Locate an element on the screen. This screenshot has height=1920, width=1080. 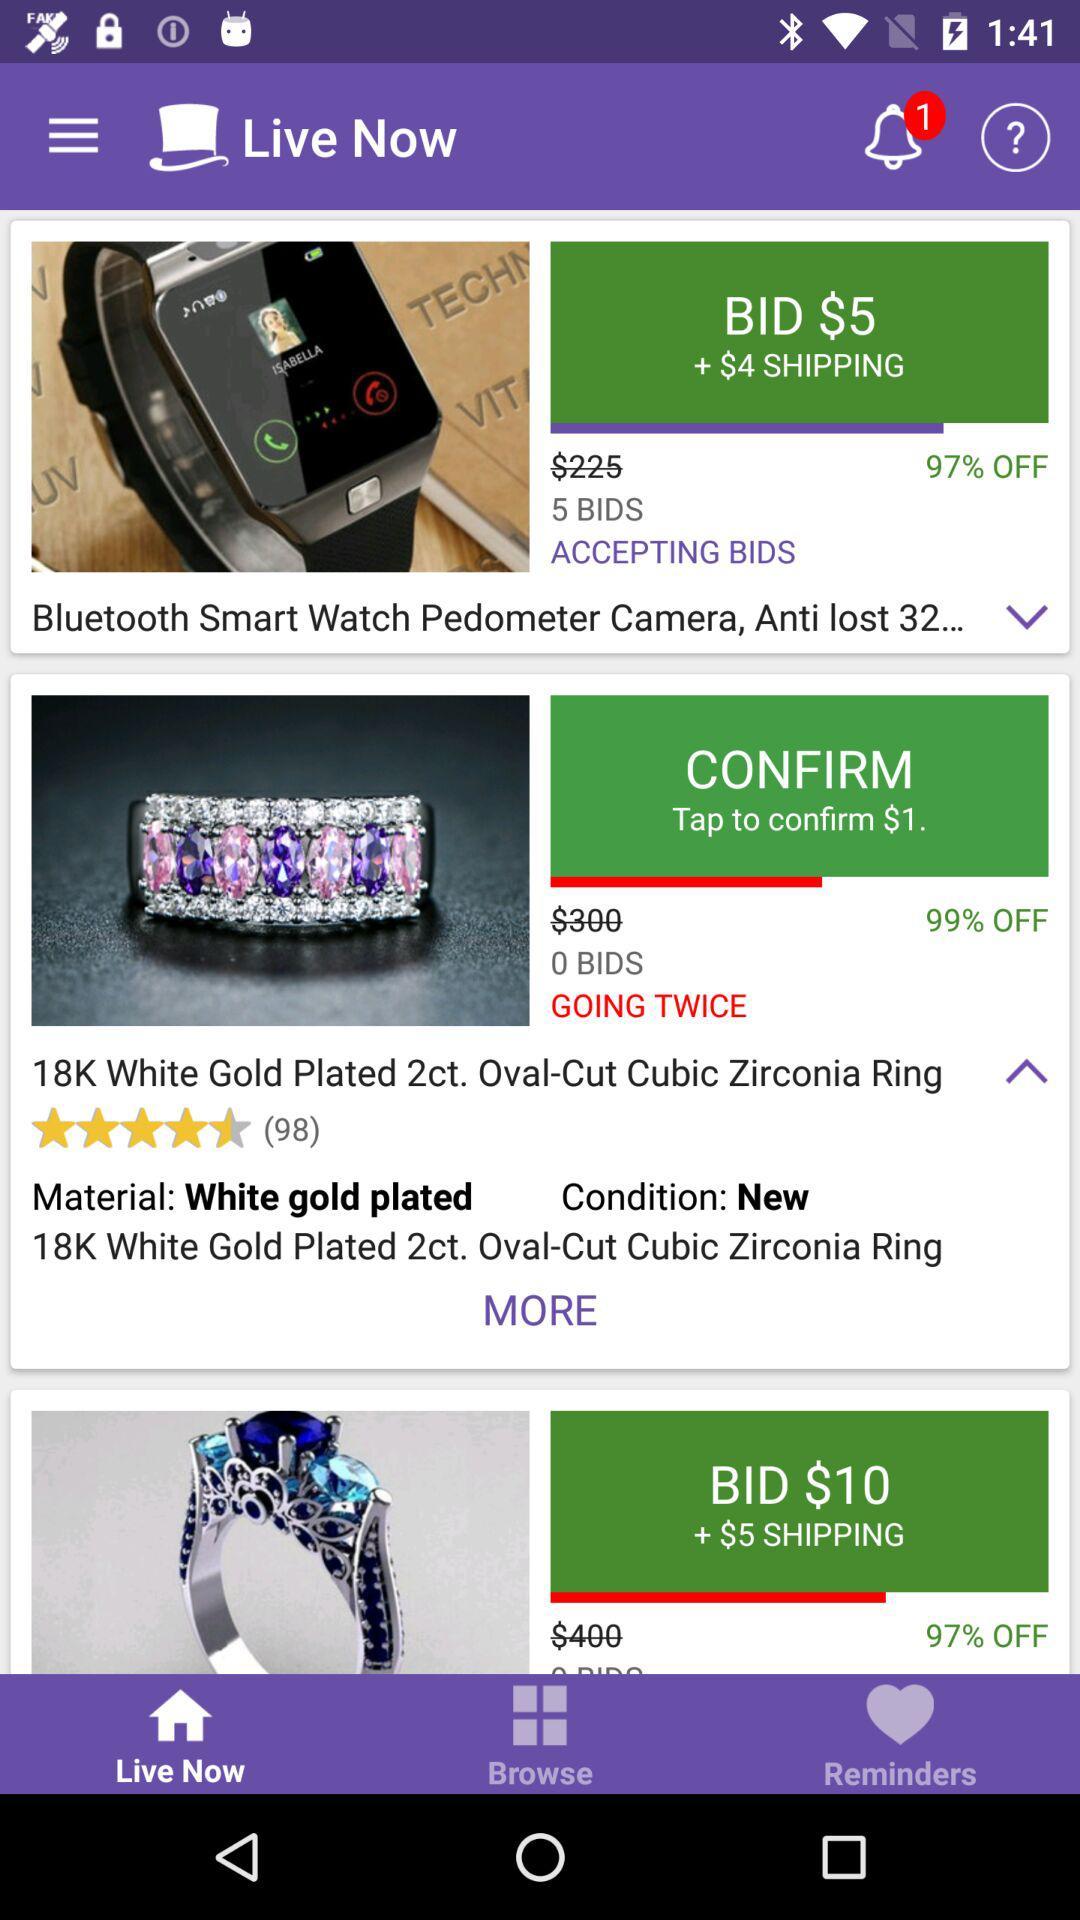
the item to the right of the live now icon is located at coordinates (540, 1737).